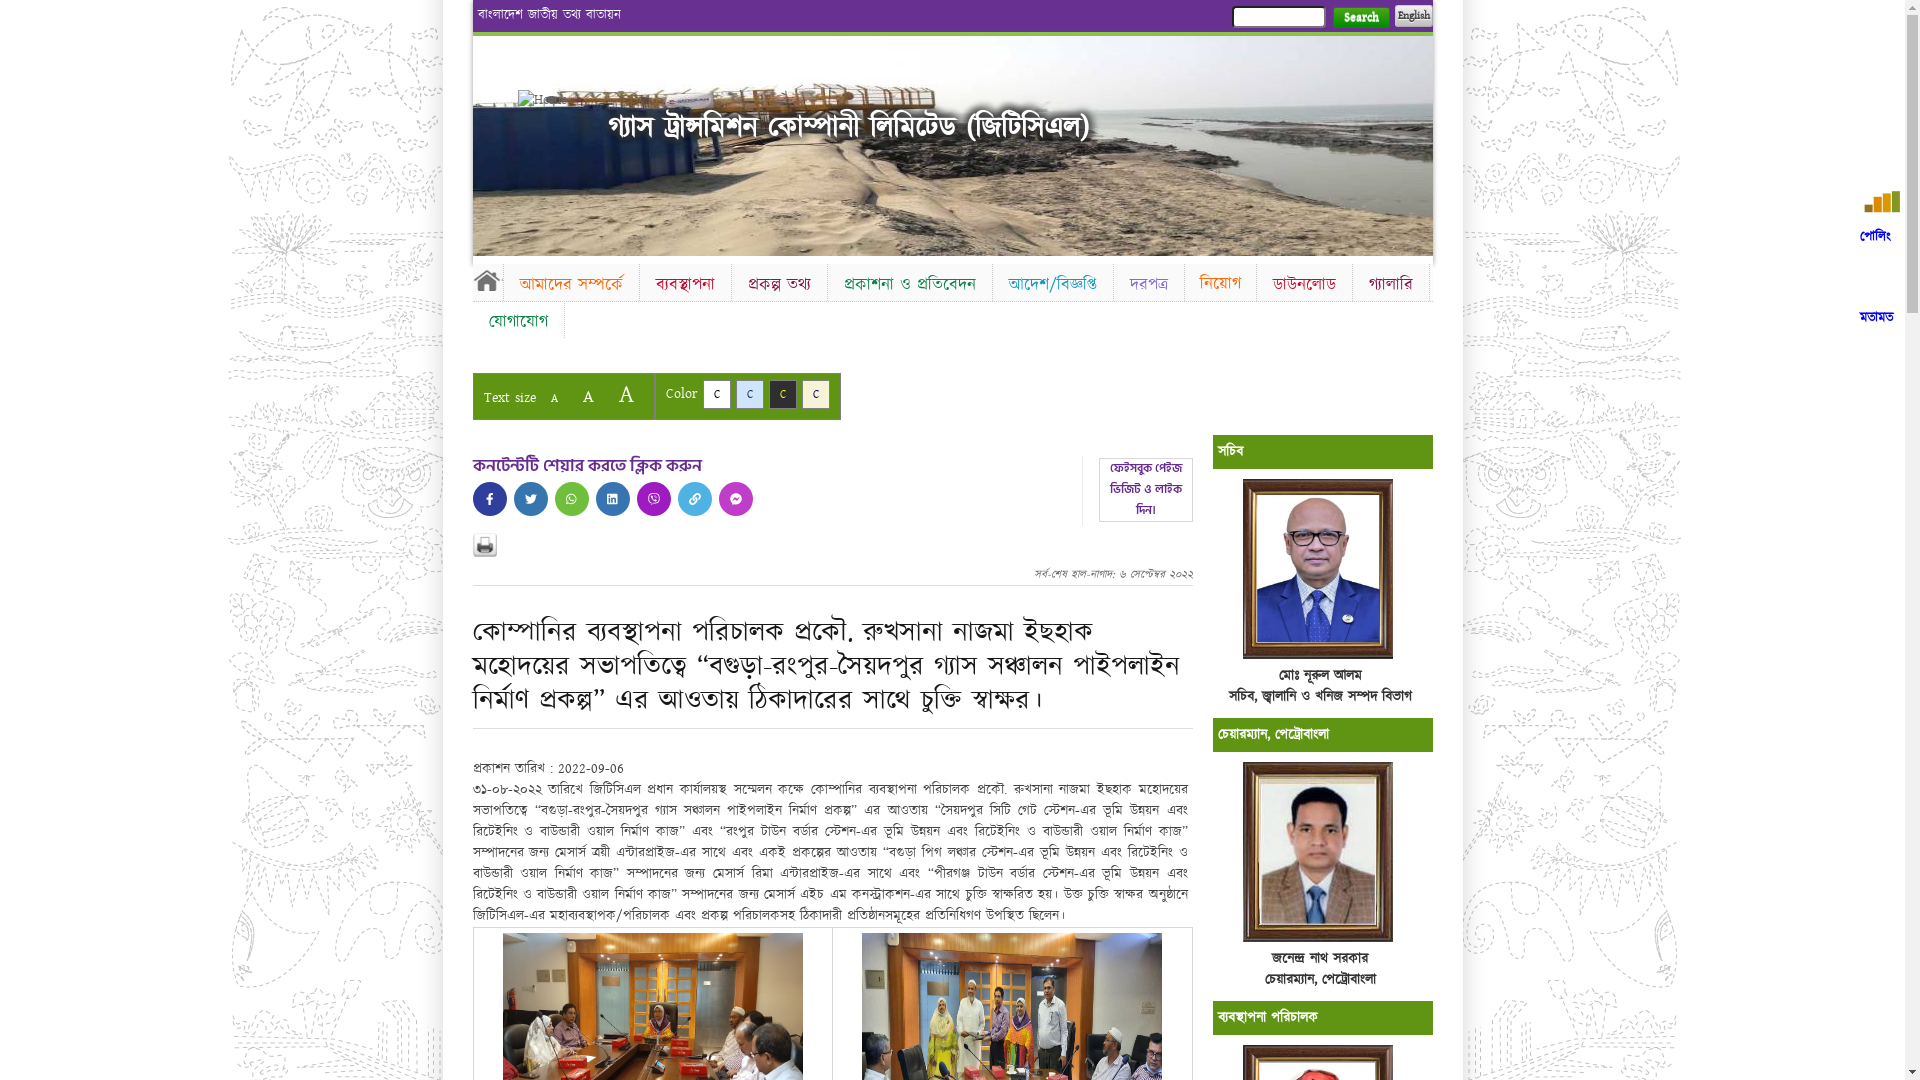  I want to click on 'A', so click(553, 398).